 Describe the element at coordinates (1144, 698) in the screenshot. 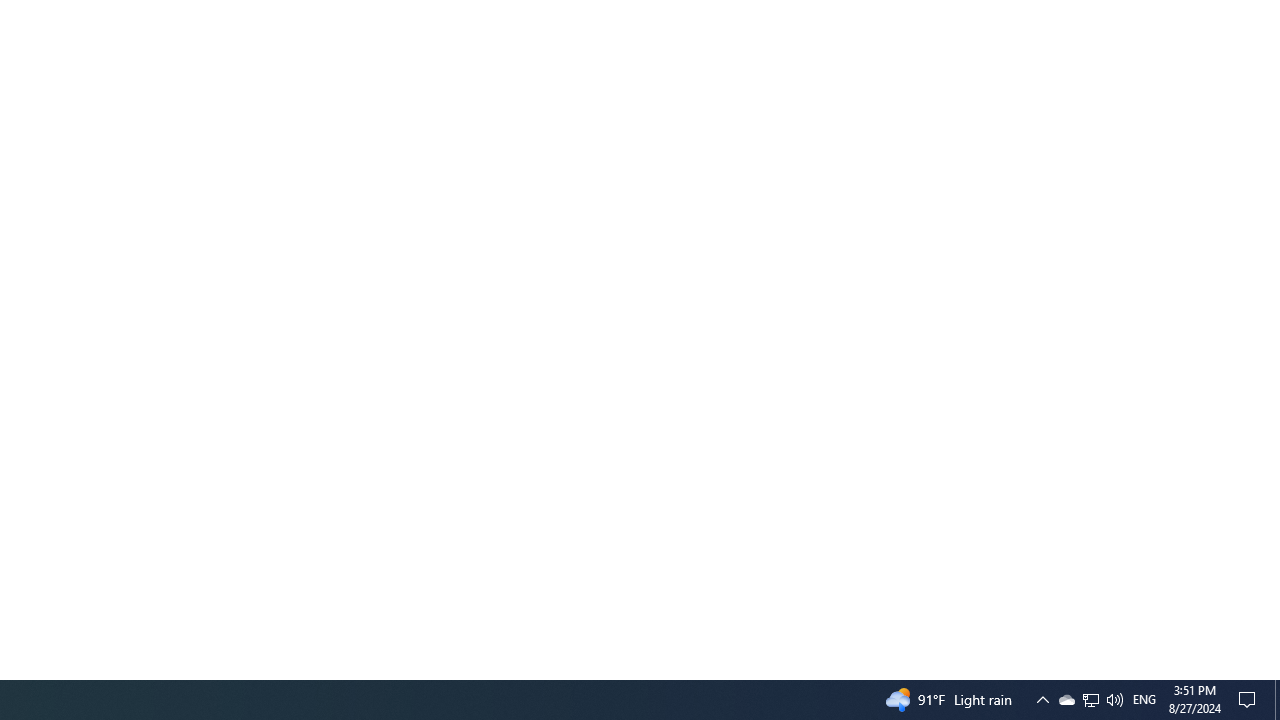

I see `'Tray Input Indicator - English (United States)'` at that location.